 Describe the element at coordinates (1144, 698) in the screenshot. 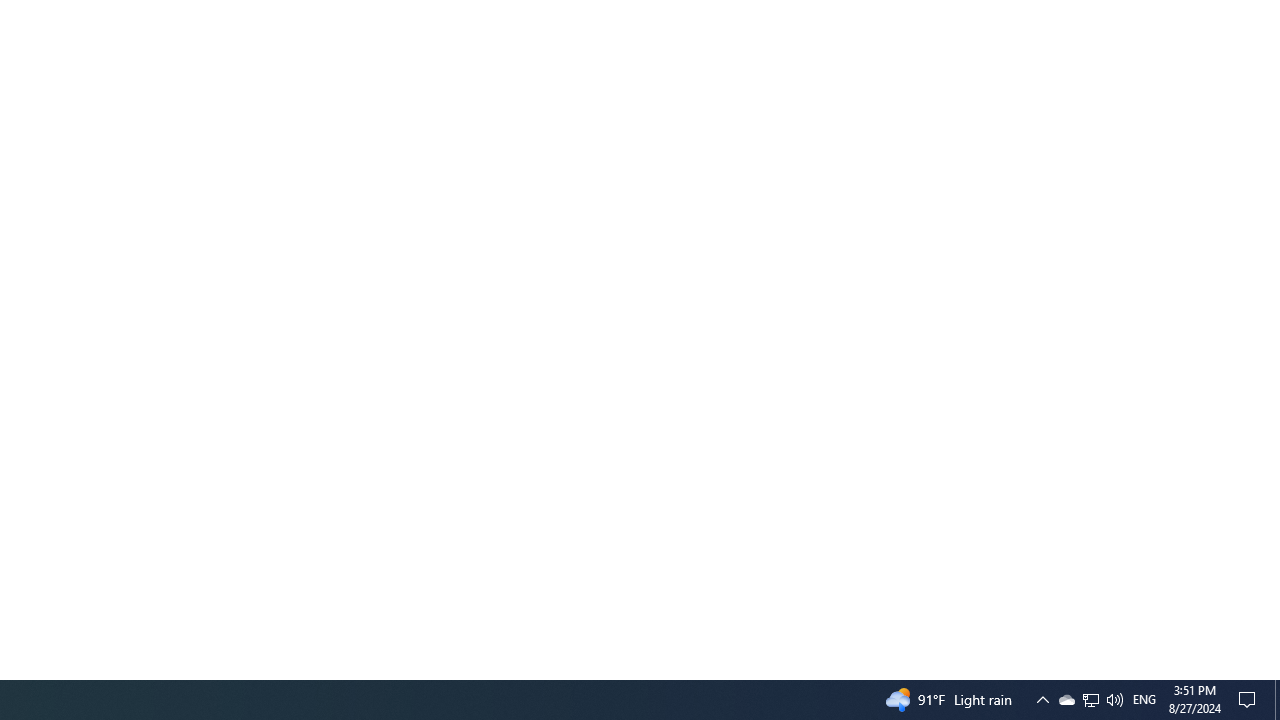

I see `'Tray Input Indicator - English (United States)'` at that location.